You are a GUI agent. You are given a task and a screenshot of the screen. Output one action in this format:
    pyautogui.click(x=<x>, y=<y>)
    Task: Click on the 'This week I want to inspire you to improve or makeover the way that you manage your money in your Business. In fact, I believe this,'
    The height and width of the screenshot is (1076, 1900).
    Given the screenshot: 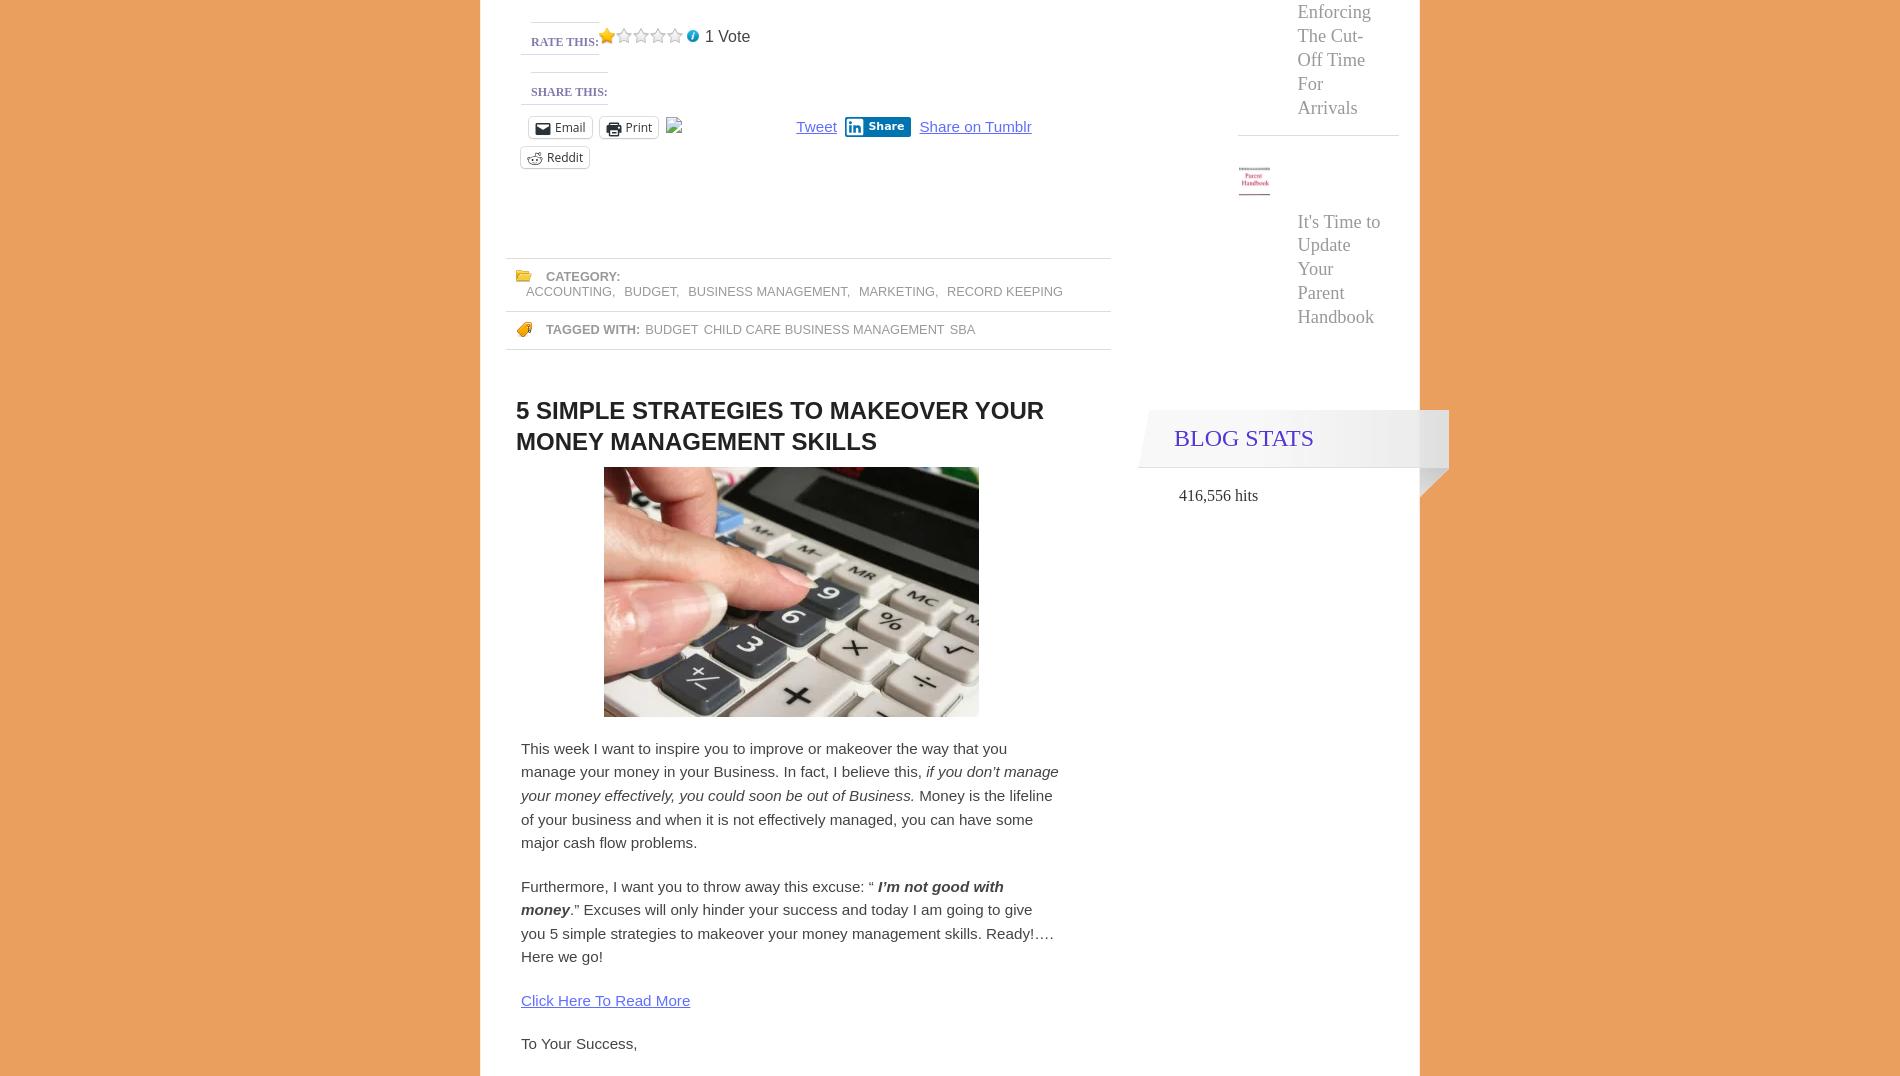 What is the action you would take?
    pyautogui.click(x=520, y=758)
    